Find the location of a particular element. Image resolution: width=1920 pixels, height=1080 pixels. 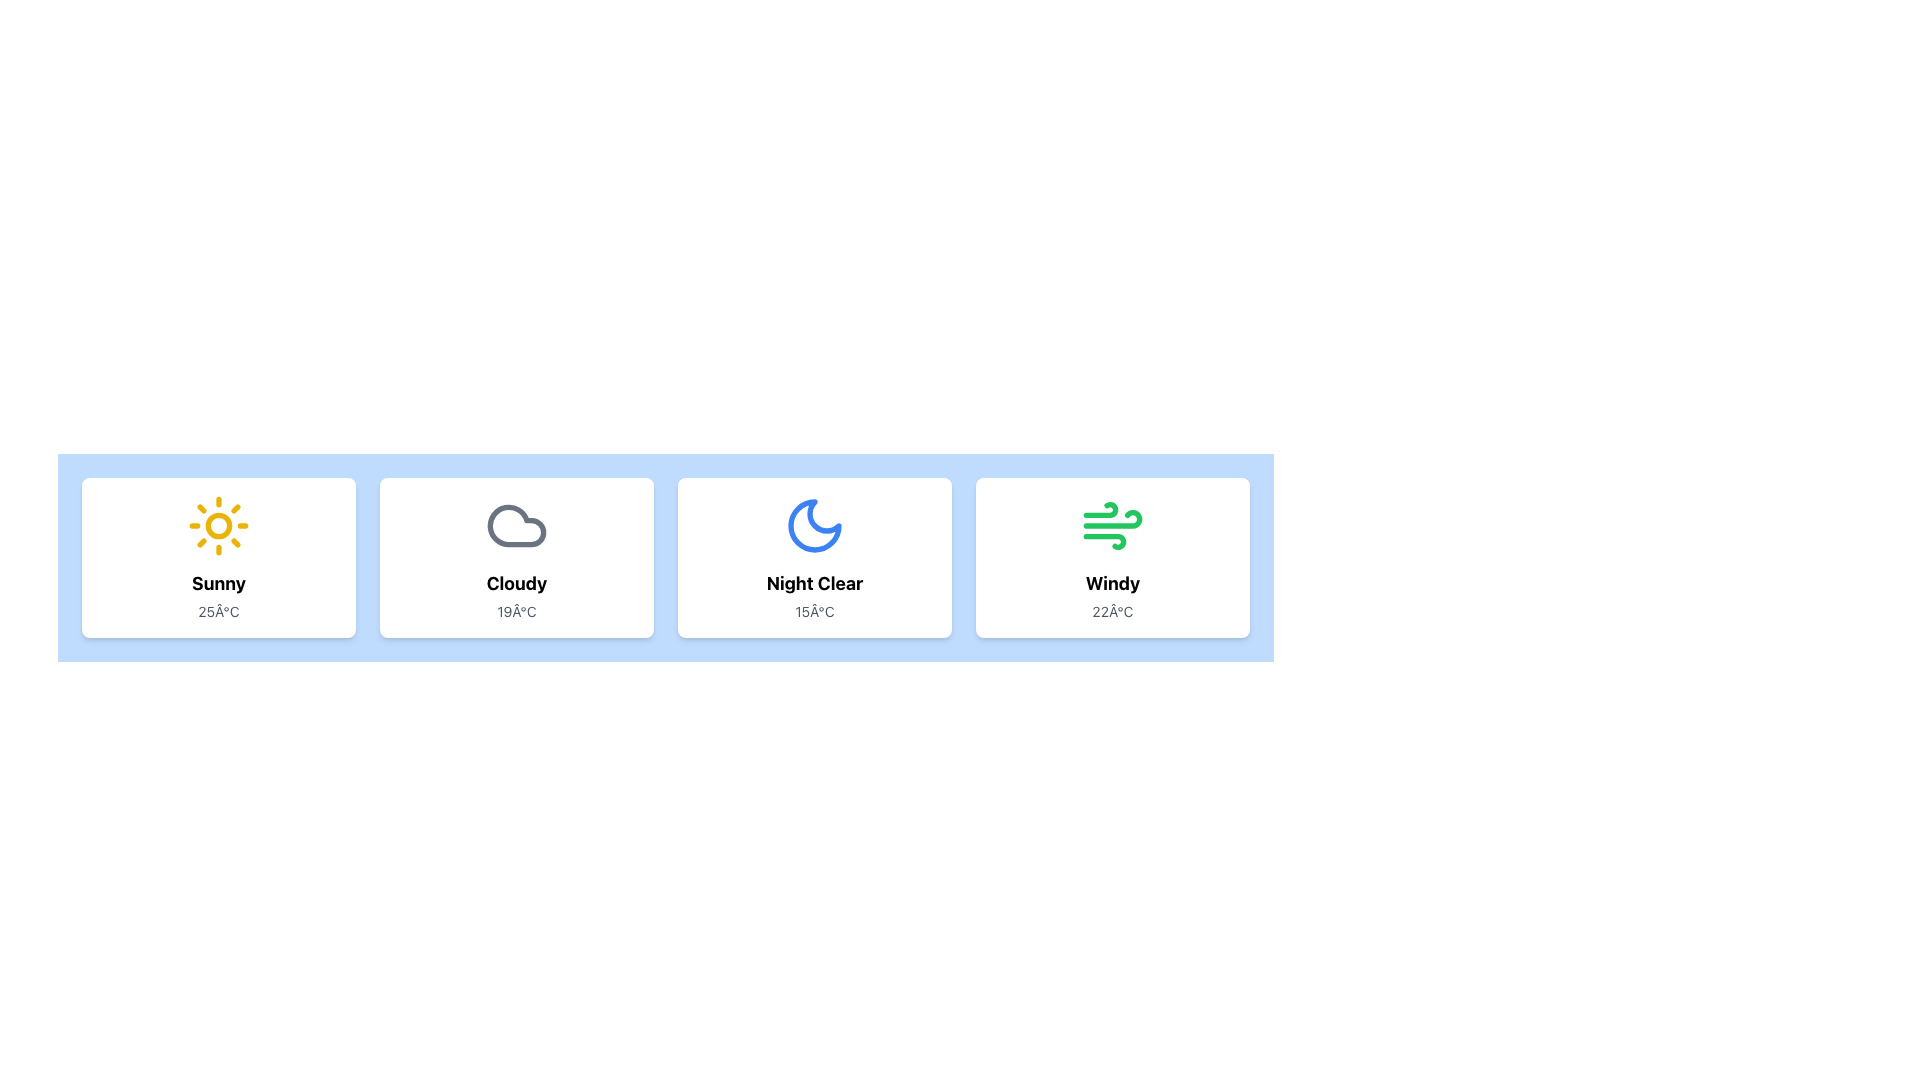

the crescent moon icon in blue representing 'Night Clear' conditions on the weather card is located at coordinates (815, 524).